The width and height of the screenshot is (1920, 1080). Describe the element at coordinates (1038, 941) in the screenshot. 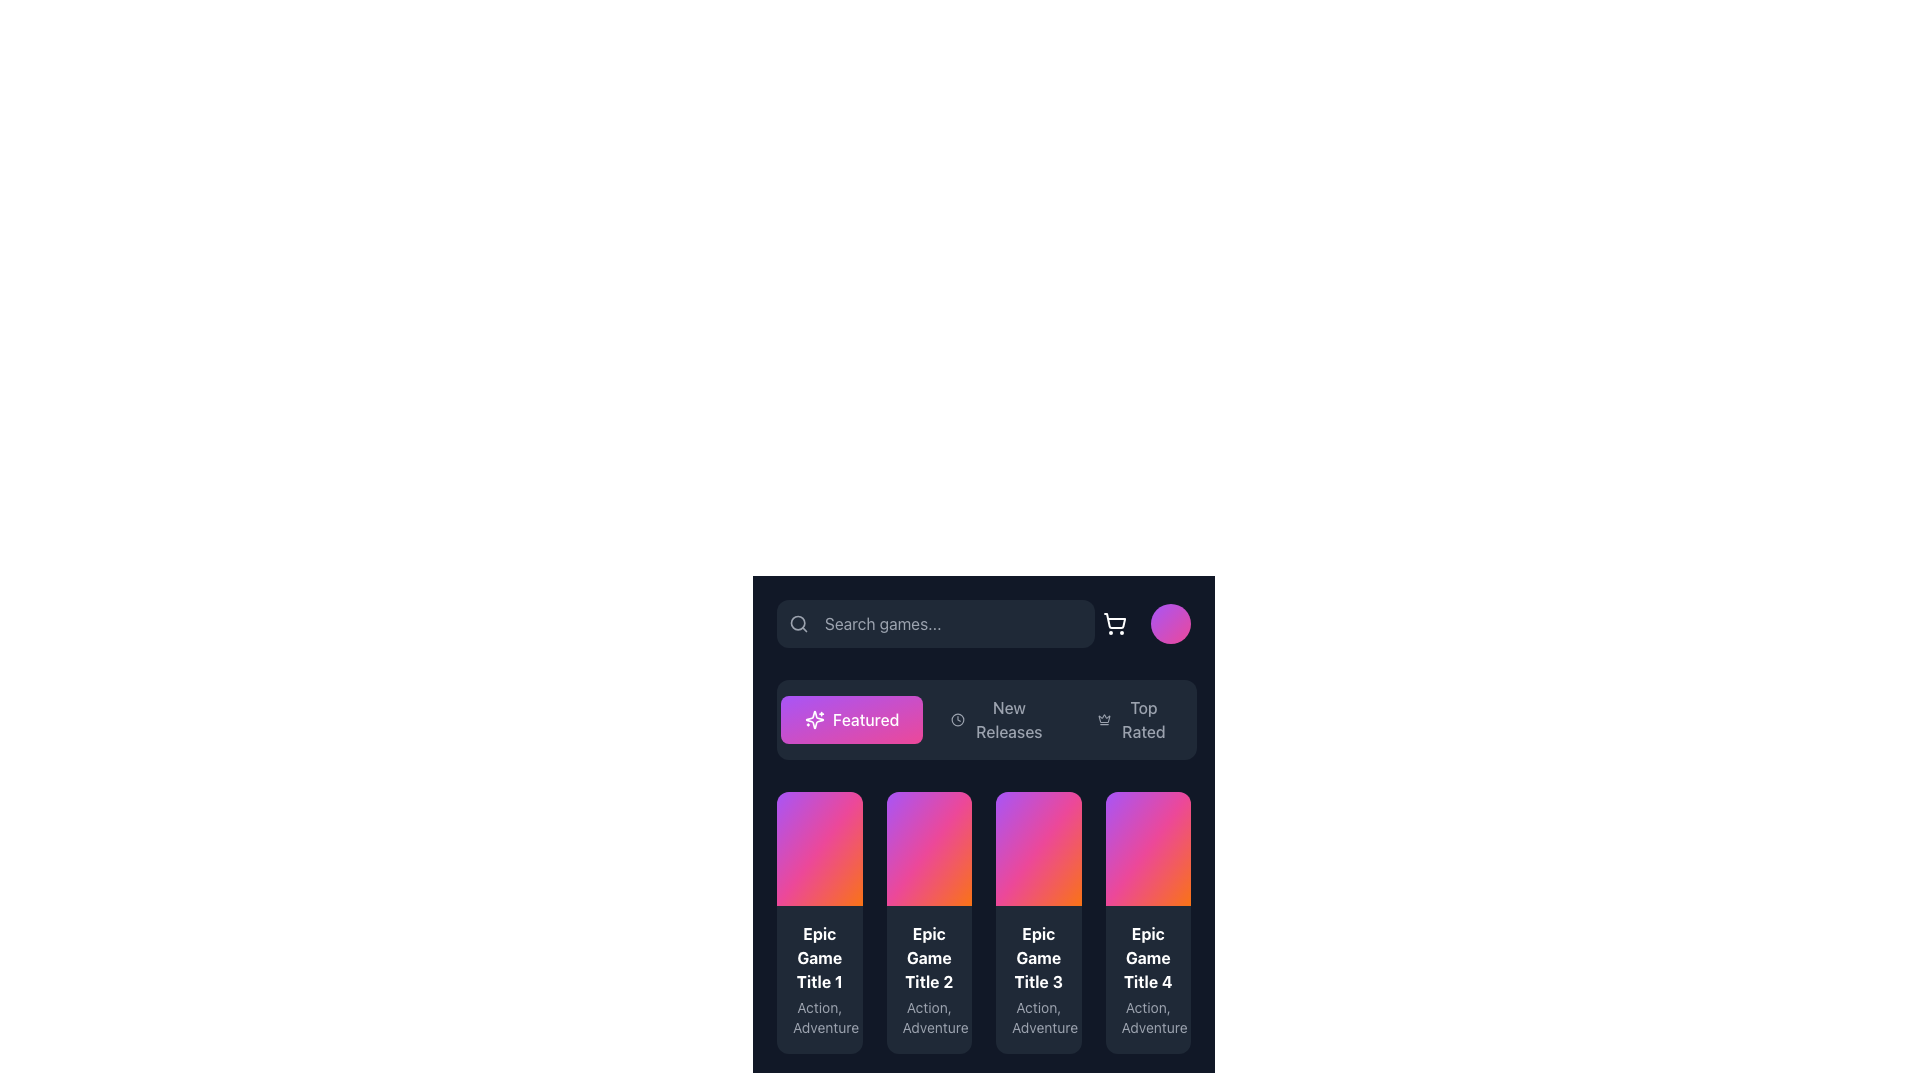

I see `text label located immediately below the title 'Epic Game Title 3' in the middle part of the card's lower section` at that location.